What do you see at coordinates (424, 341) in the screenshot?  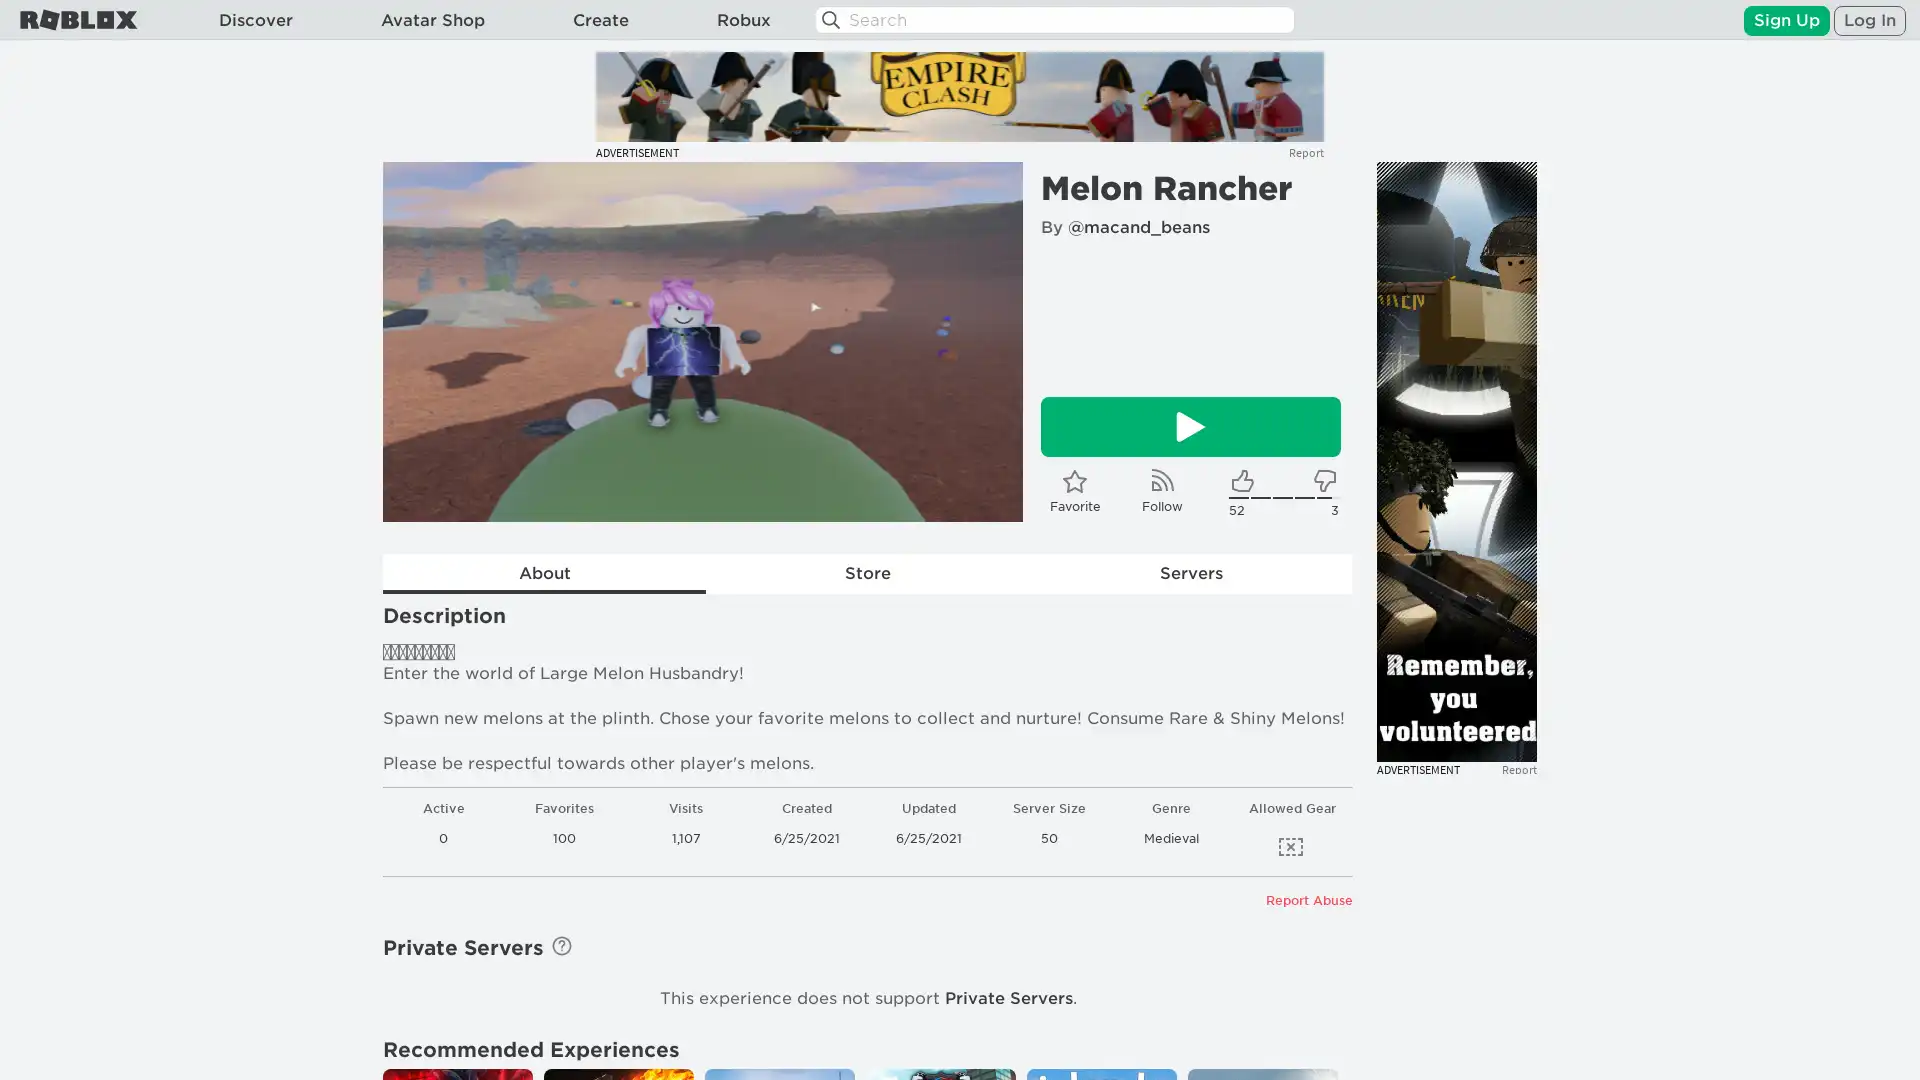 I see `Back` at bounding box center [424, 341].